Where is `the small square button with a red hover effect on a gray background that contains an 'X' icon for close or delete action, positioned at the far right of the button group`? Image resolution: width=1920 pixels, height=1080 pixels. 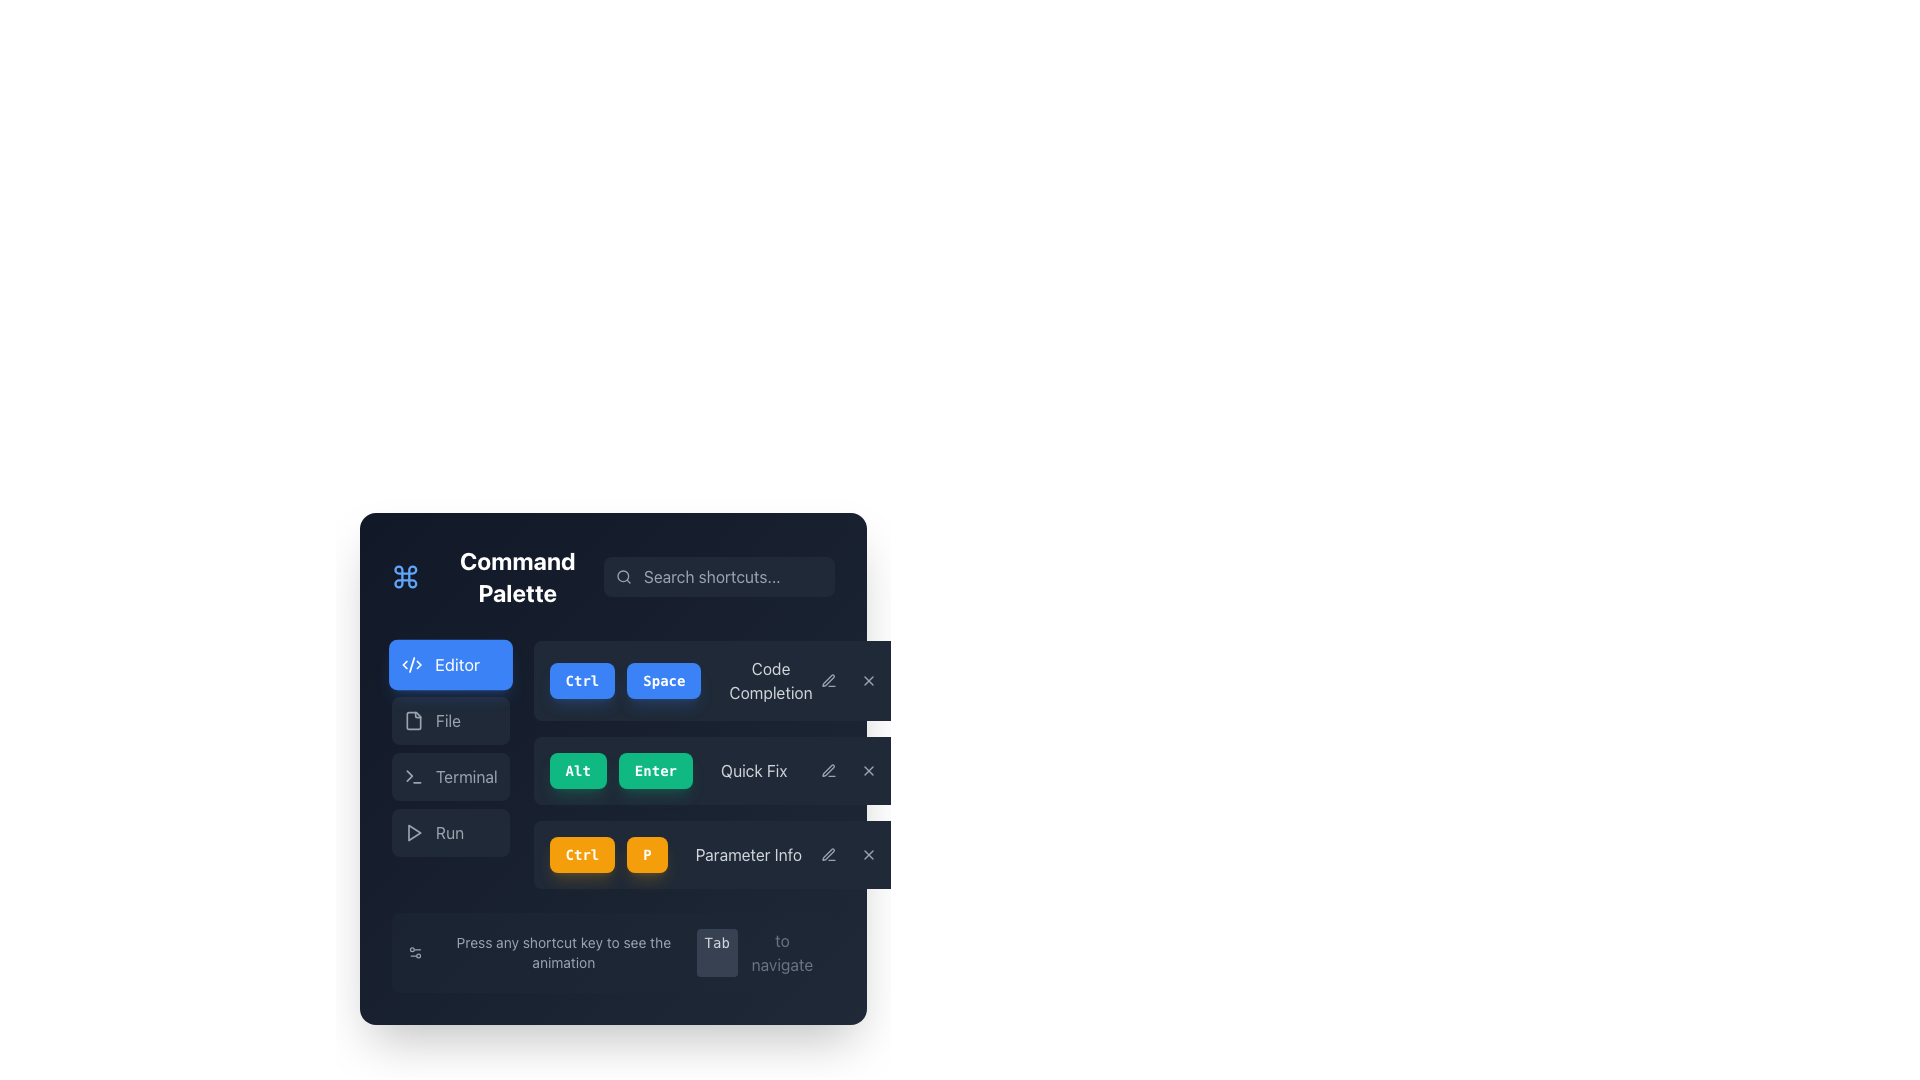 the small square button with a red hover effect on a gray background that contains an 'X' icon for close or delete action, positioned at the far right of the button group is located at coordinates (868, 770).